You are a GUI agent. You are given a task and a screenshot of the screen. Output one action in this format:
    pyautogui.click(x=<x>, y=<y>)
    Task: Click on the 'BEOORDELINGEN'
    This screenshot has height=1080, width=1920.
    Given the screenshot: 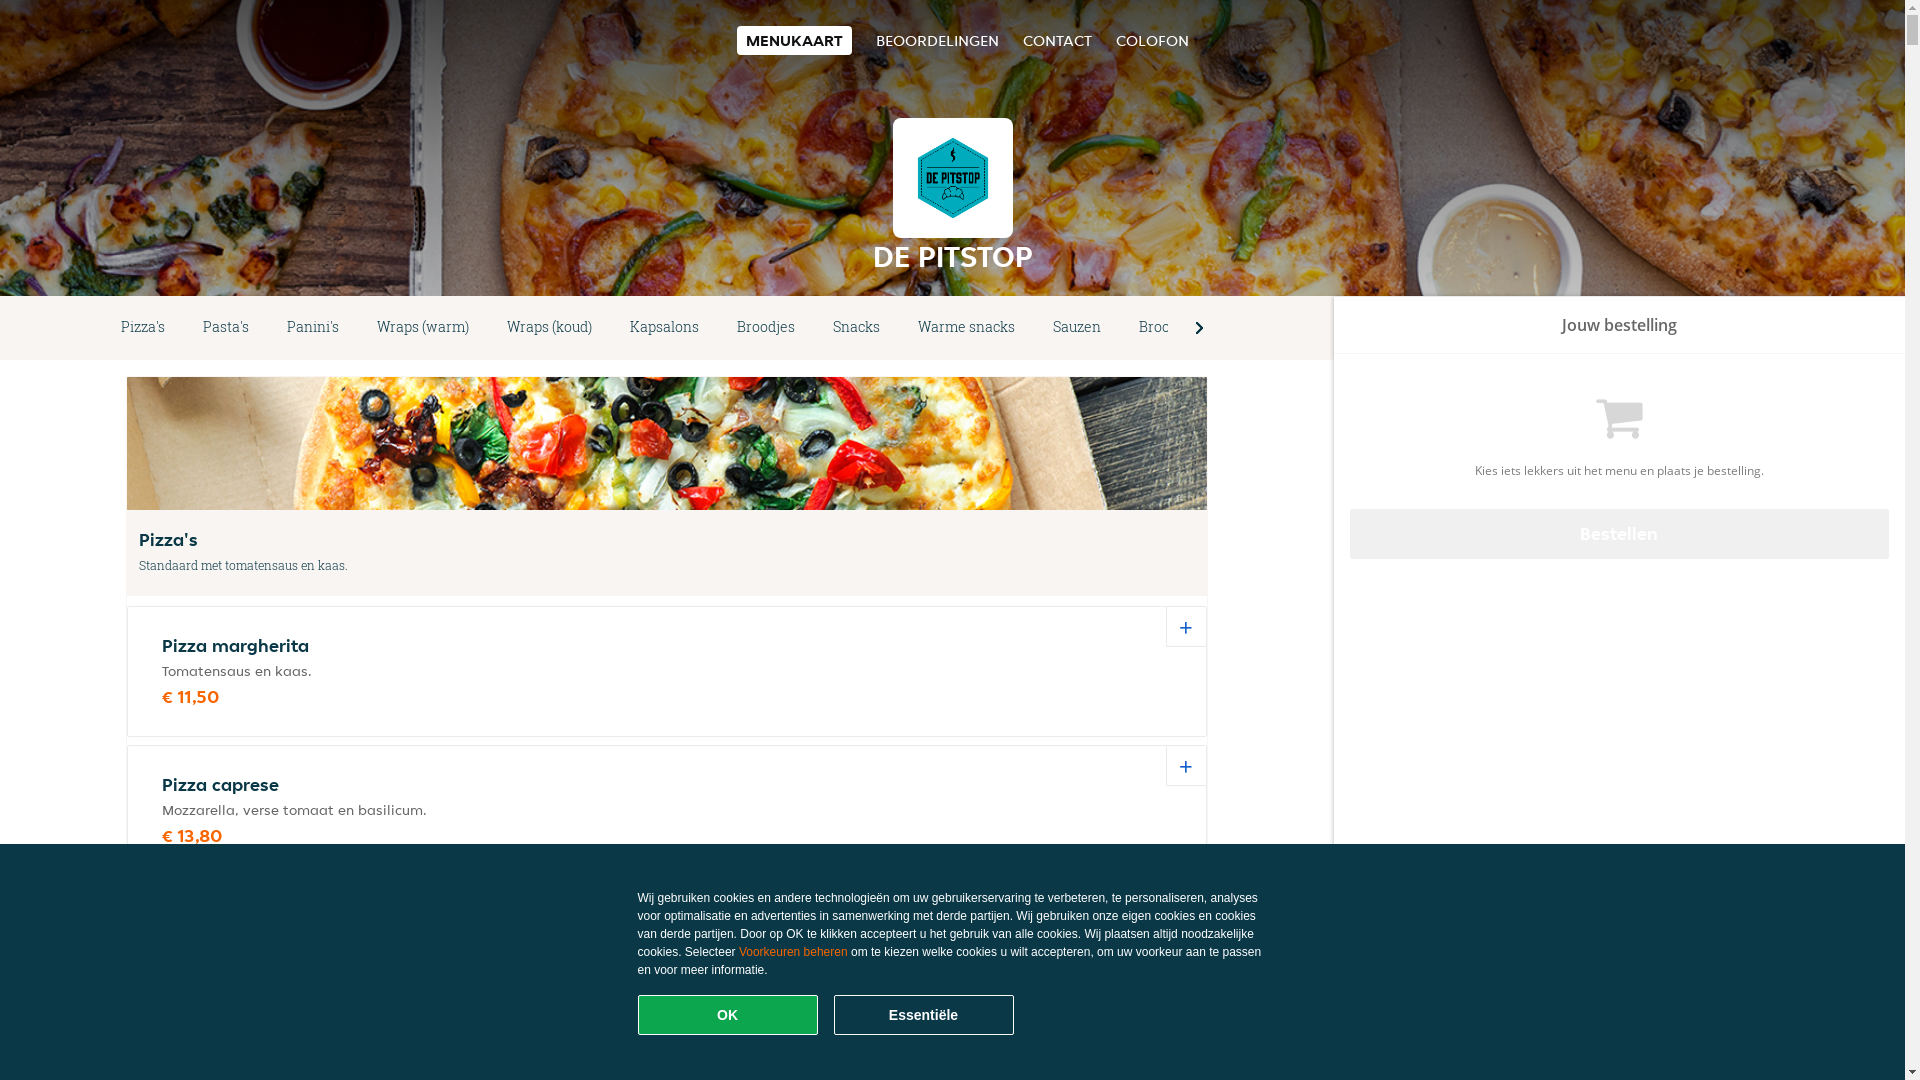 What is the action you would take?
    pyautogui.click(x=875, y=40)
    